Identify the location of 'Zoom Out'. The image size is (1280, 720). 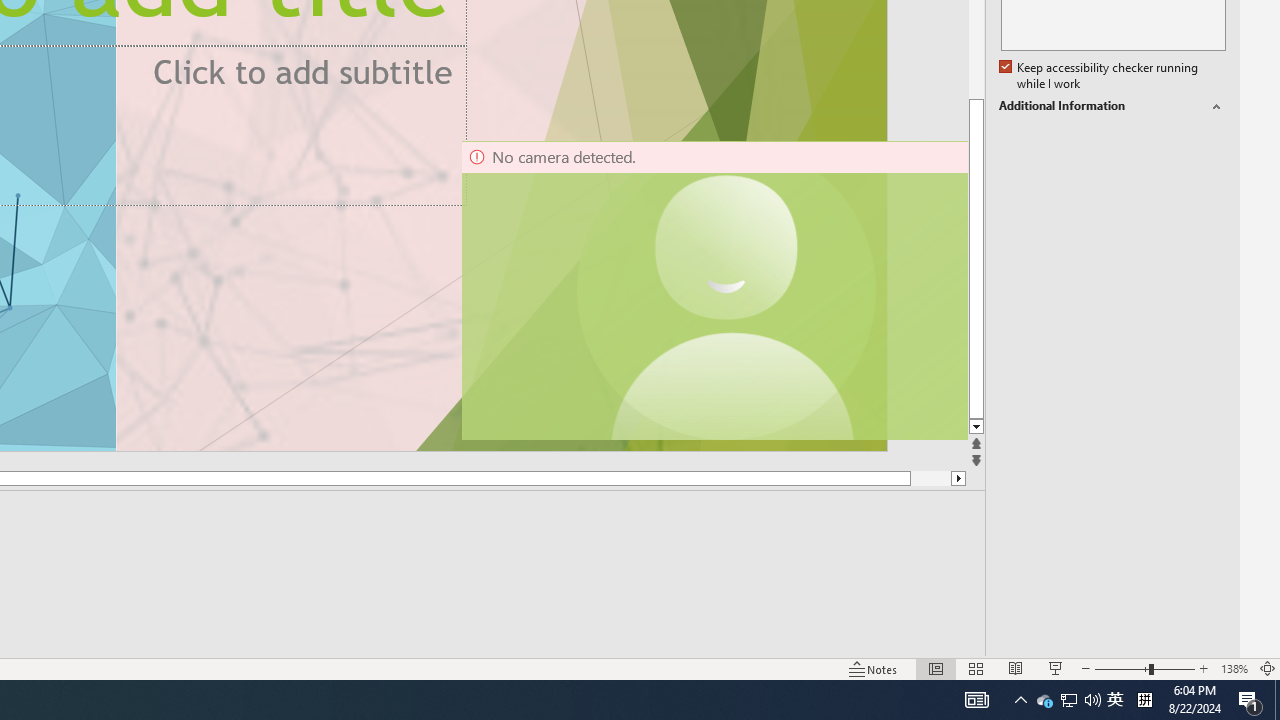
(1121, 669).